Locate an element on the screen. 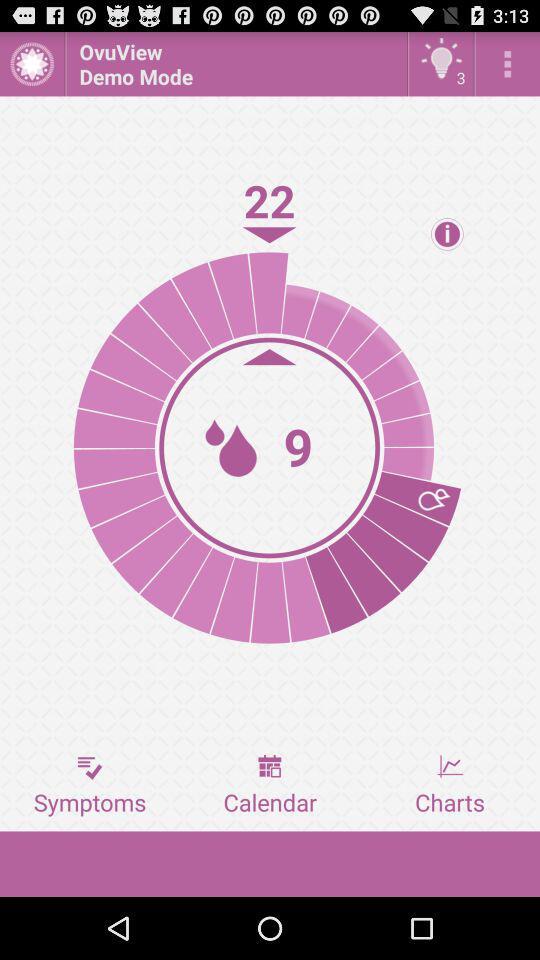 The height and width of the screenshot is (960, 540). the button next to the calendar item is located at coordinates (89, 785).